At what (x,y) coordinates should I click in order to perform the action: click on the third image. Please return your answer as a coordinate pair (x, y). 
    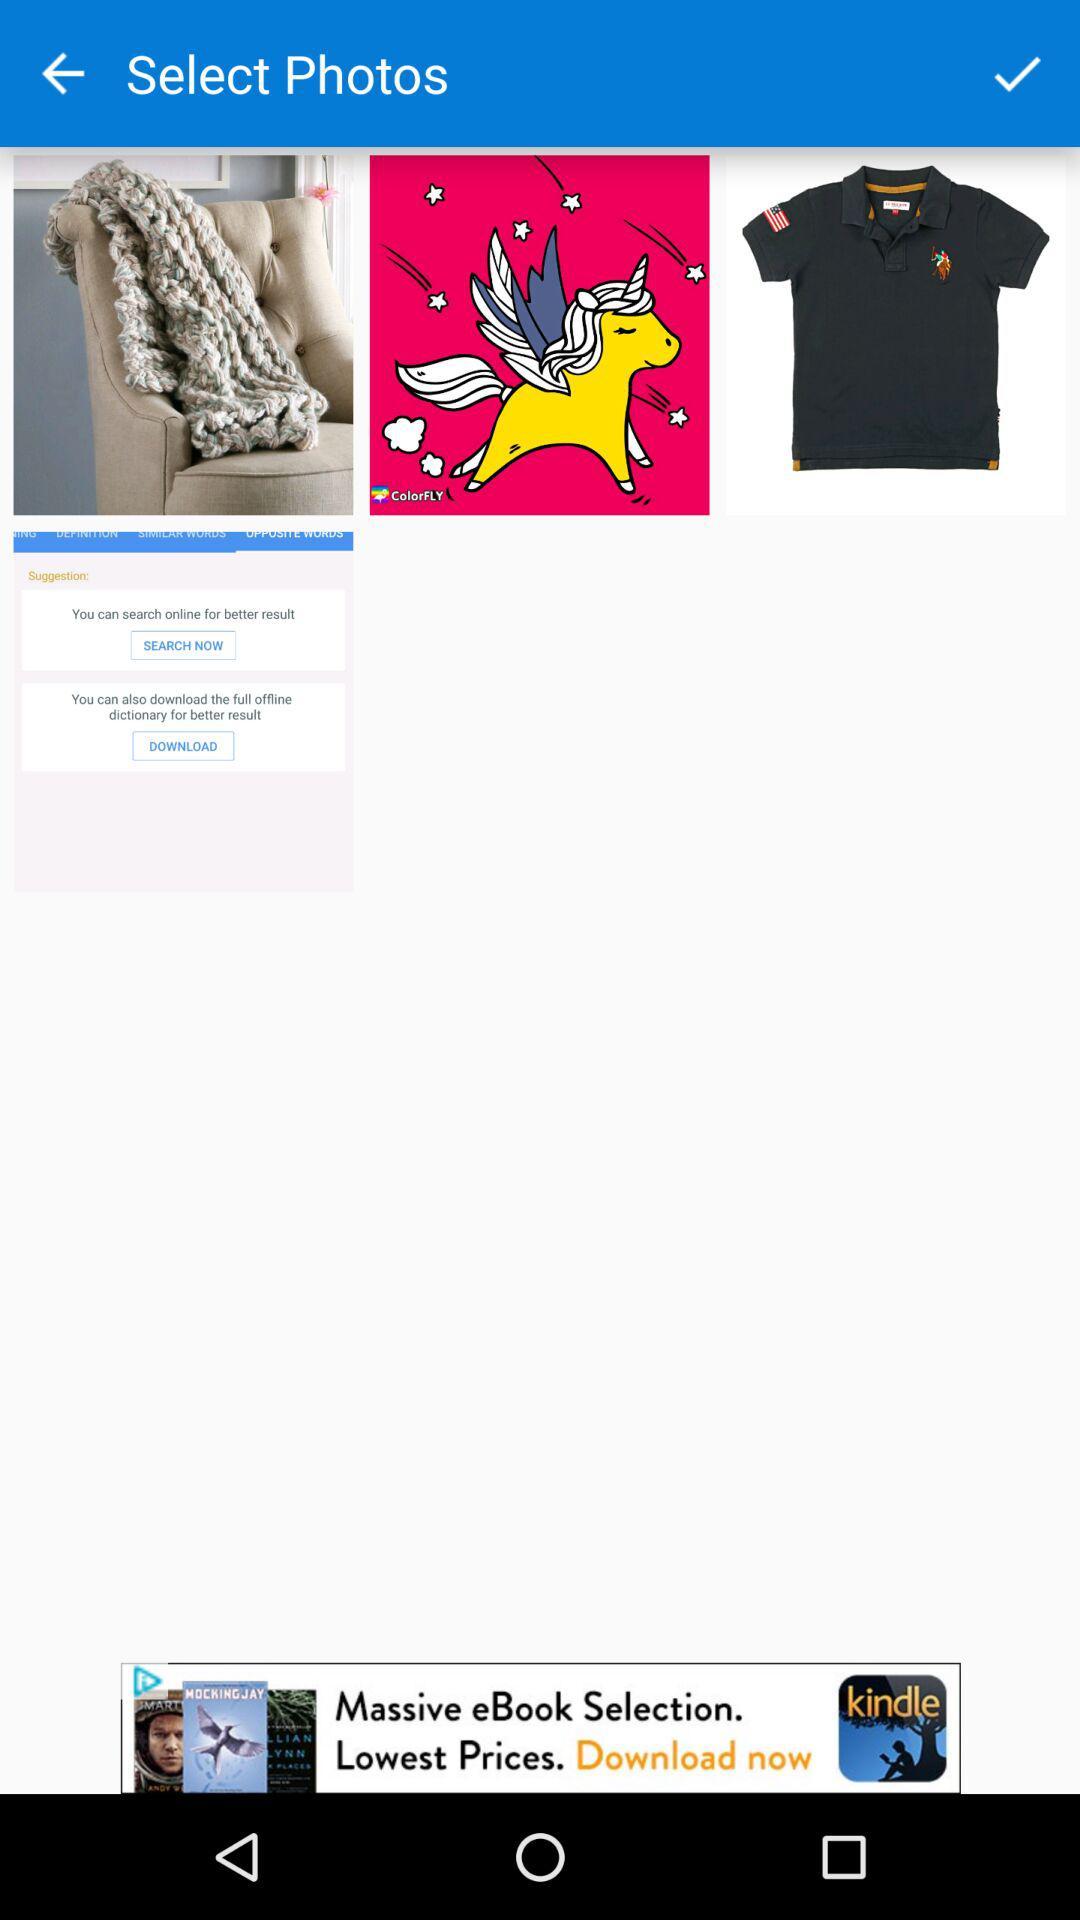
    Looking at the image, I should click on (894, 335).